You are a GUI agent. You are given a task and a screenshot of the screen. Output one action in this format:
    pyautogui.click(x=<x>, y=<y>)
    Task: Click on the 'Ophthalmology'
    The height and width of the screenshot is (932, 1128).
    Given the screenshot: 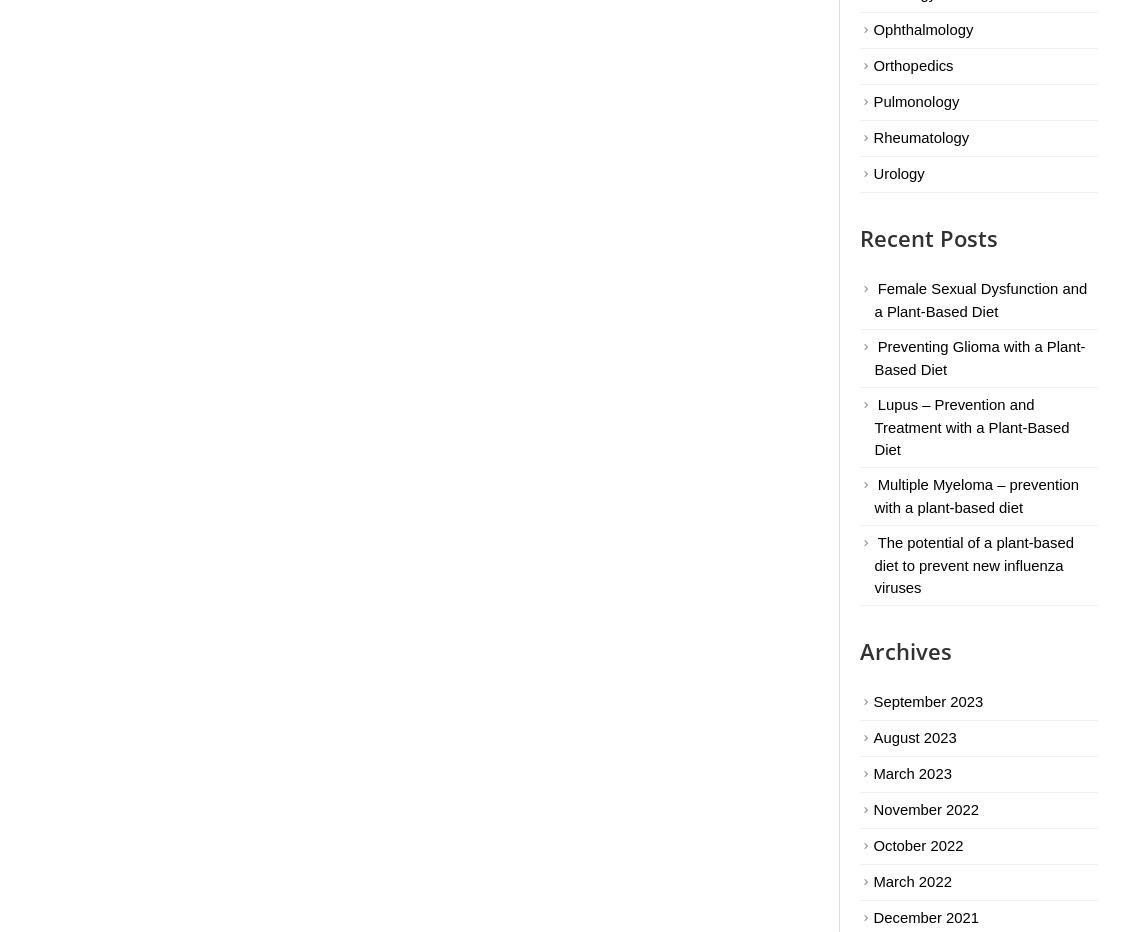 What is the action you would take?
    pyautogui.click(x=923, y=29)
    